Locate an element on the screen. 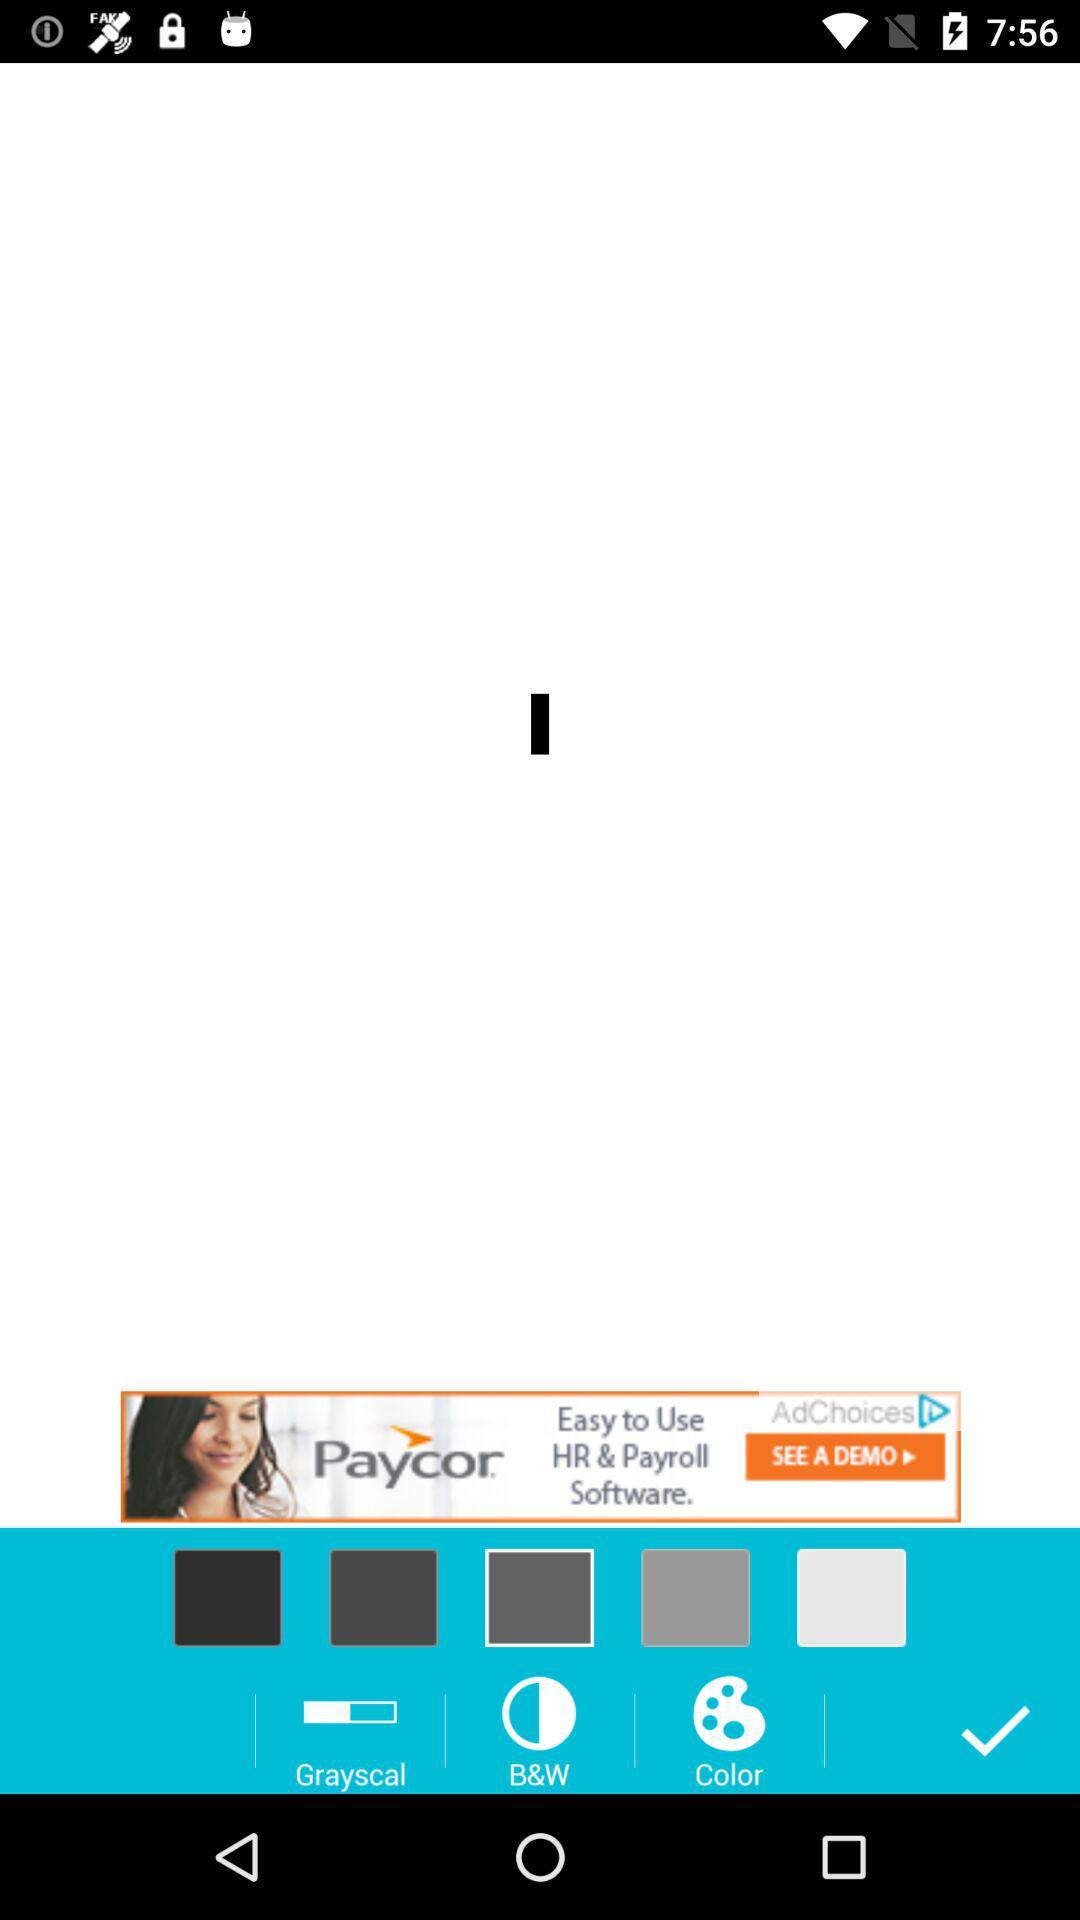 The height and width of the screenshot is (1920, 1080). advertisement is located at coordinates (540, 1456).